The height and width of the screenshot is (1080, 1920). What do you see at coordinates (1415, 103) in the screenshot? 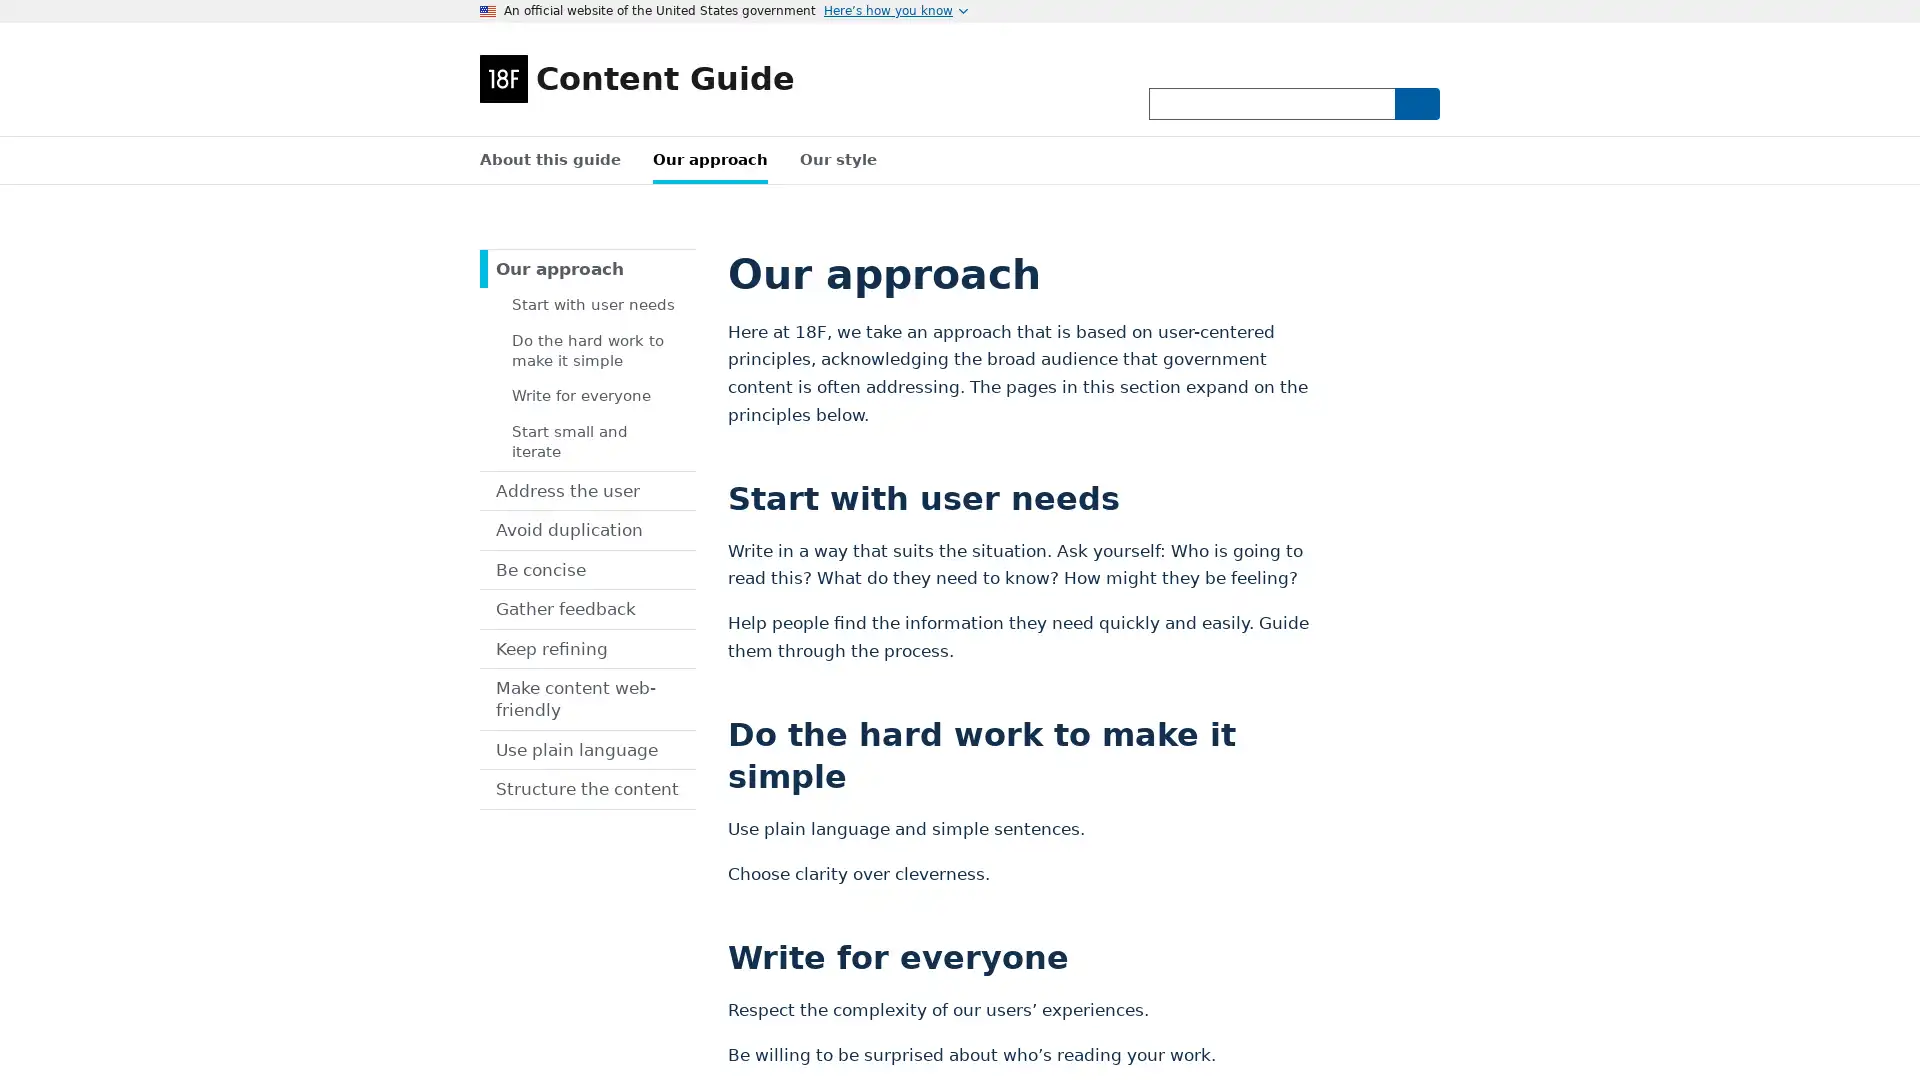
I see `Search` at bounding box center [1415, 103].